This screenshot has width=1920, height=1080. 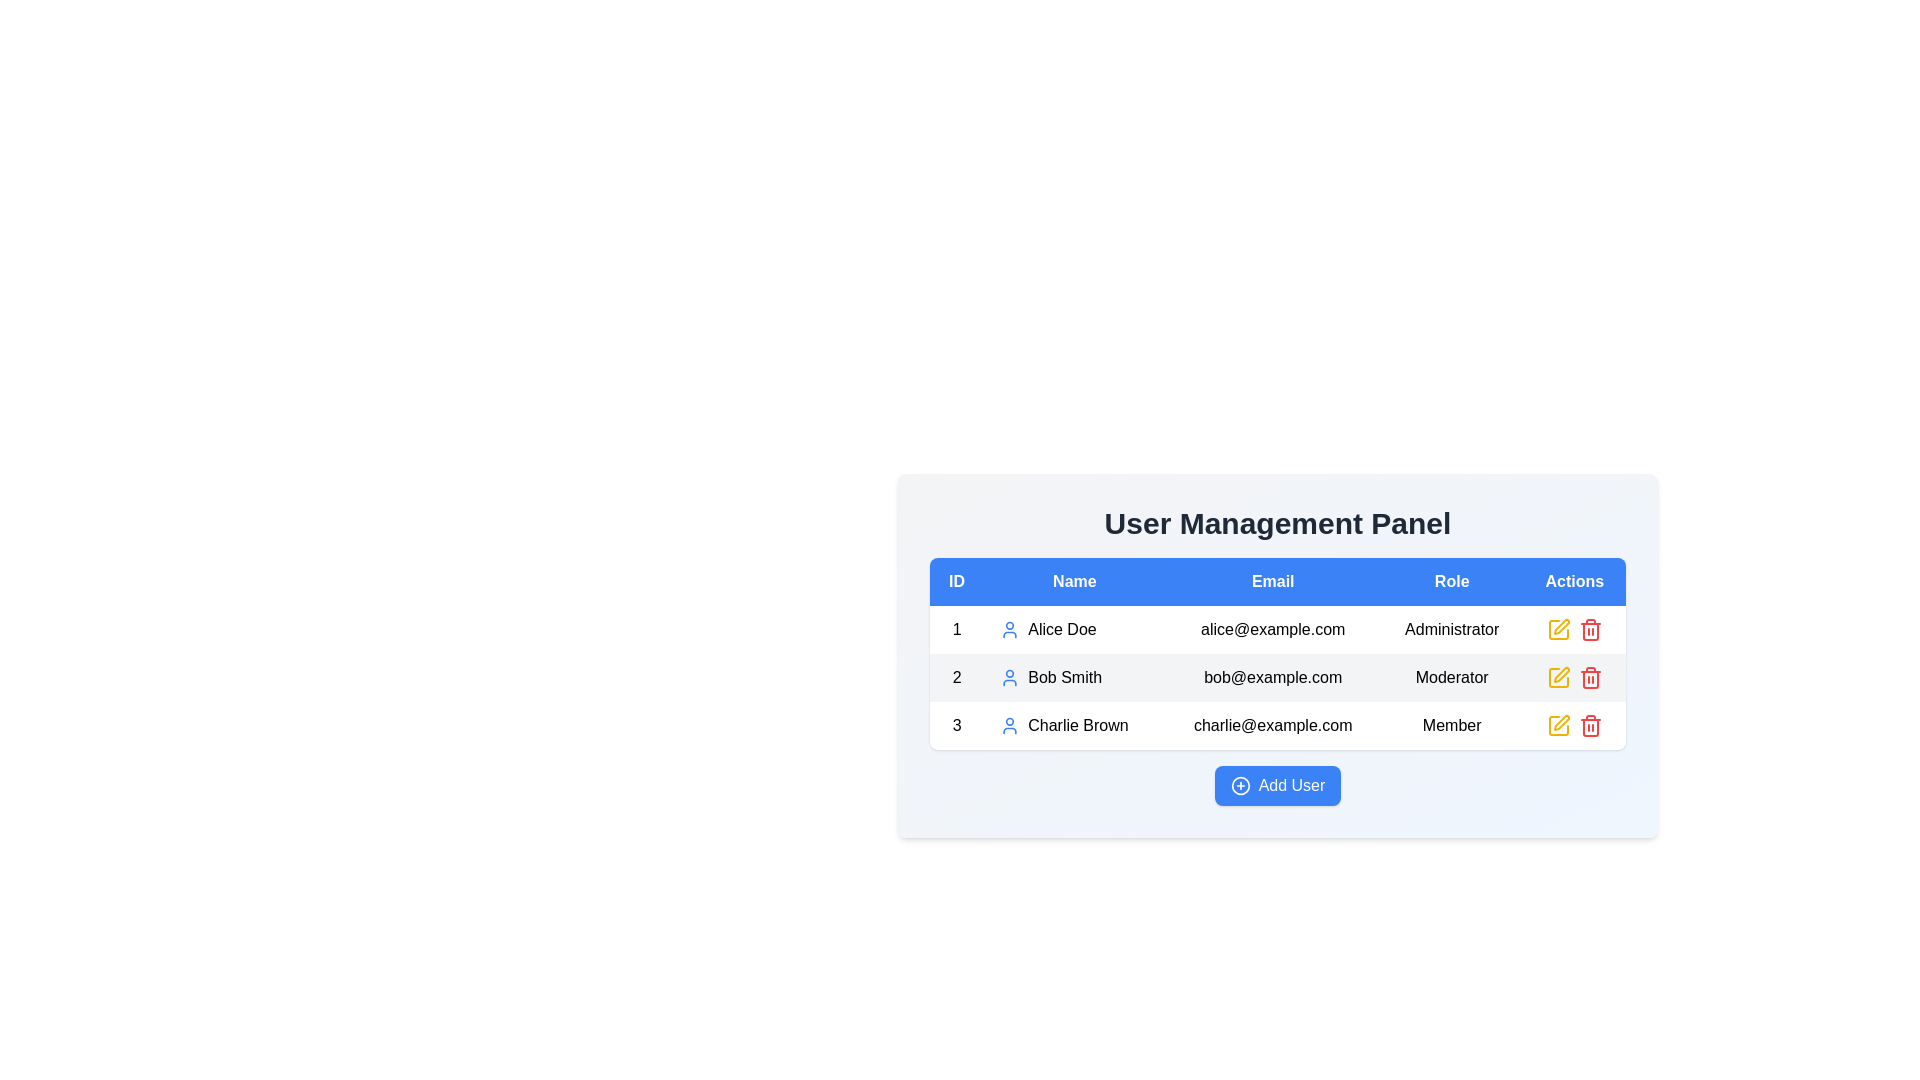 What do you see at coordinates (1557, 677) in the screenshot?
I see `keyboard navigation` at bounding box center [1557, 677].